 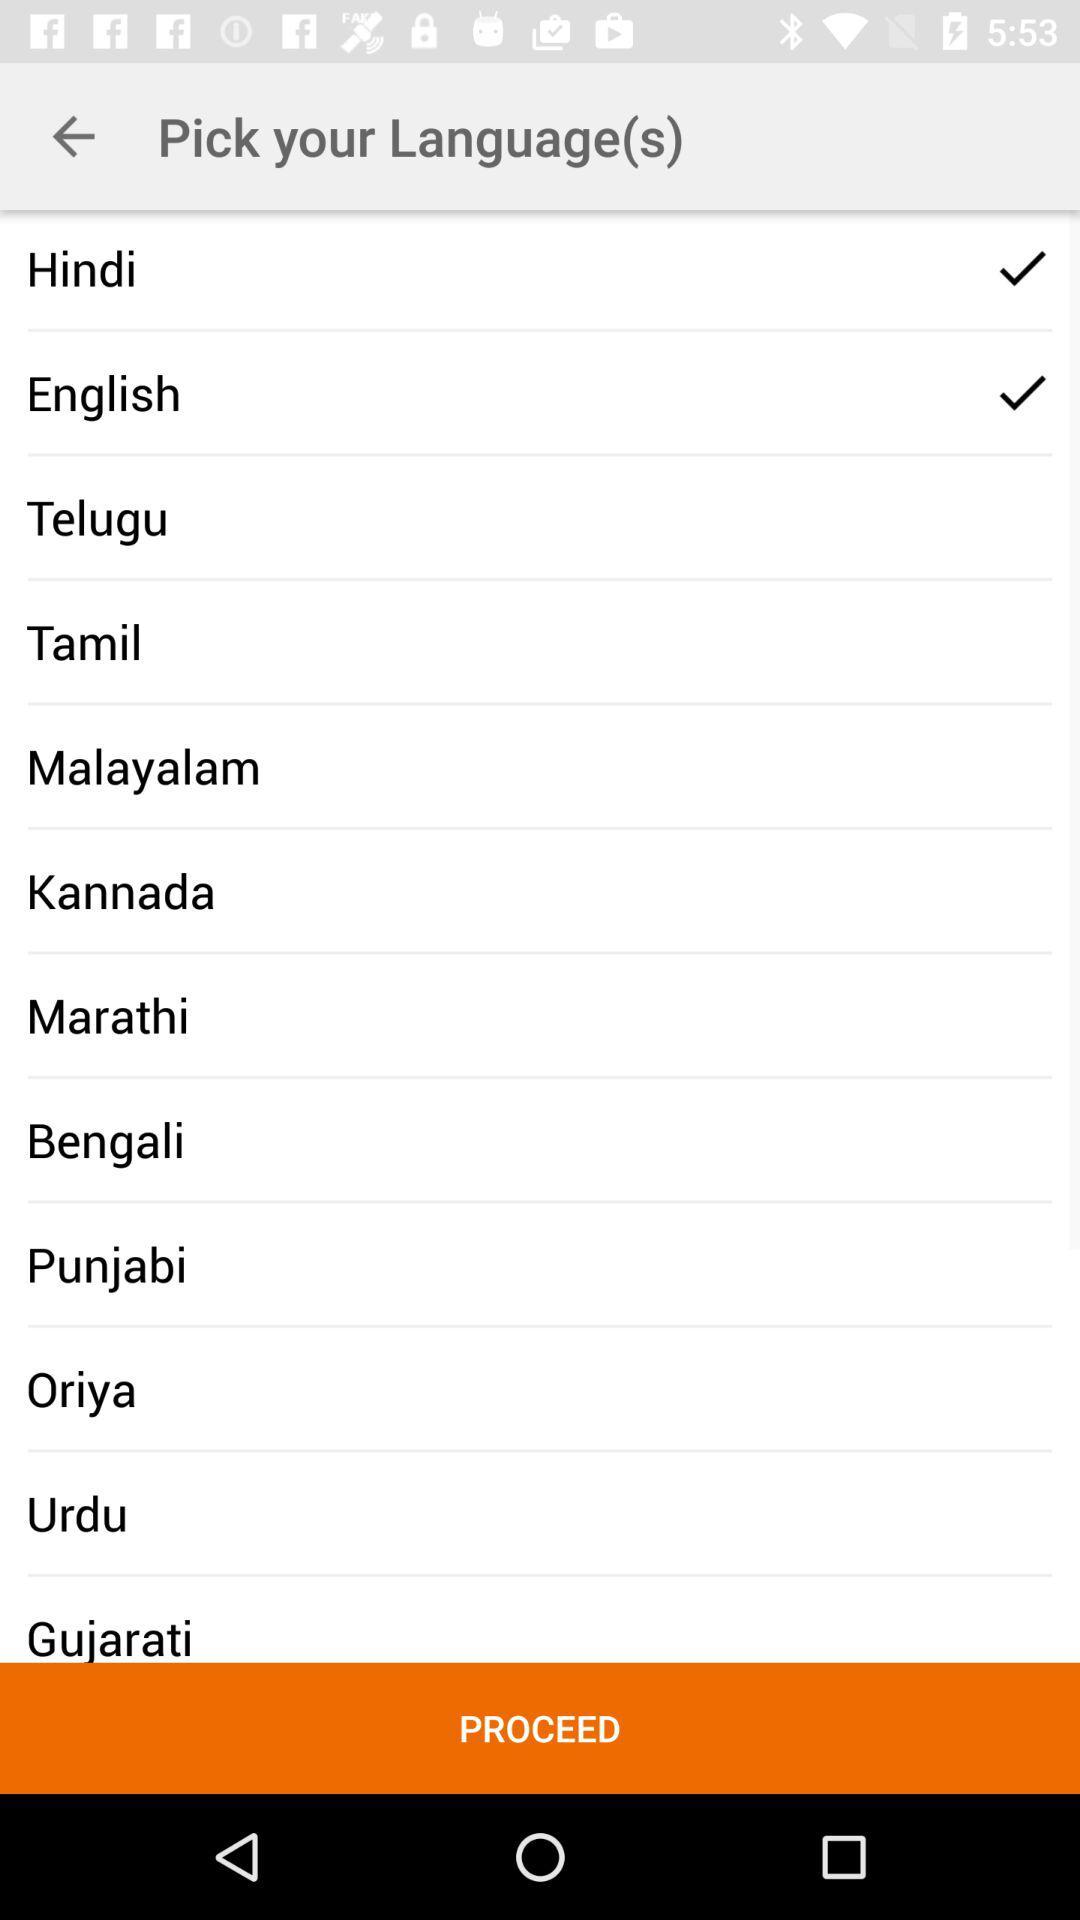 I want to click on the item below urdu icon, so click(x=540, y=1727).